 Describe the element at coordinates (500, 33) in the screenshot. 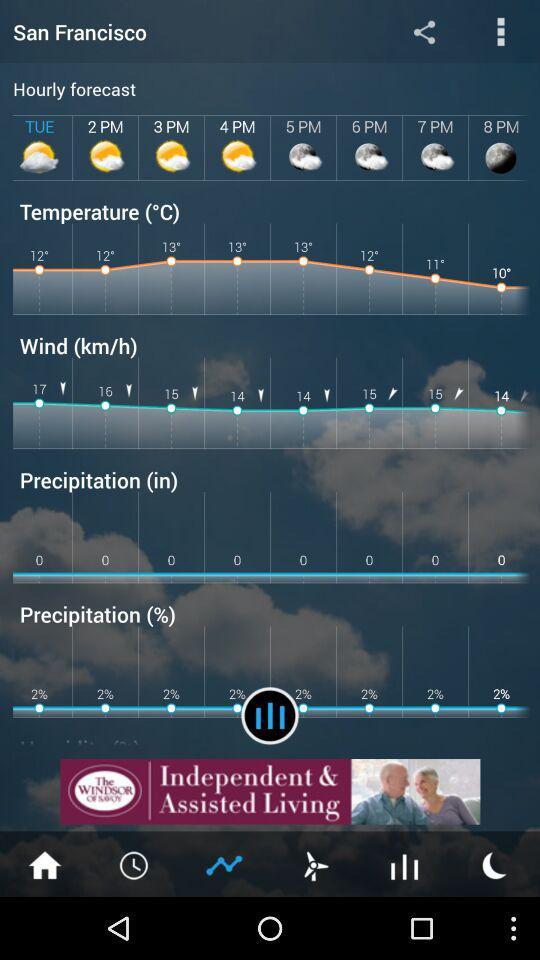

I see `the more icon` at that location.